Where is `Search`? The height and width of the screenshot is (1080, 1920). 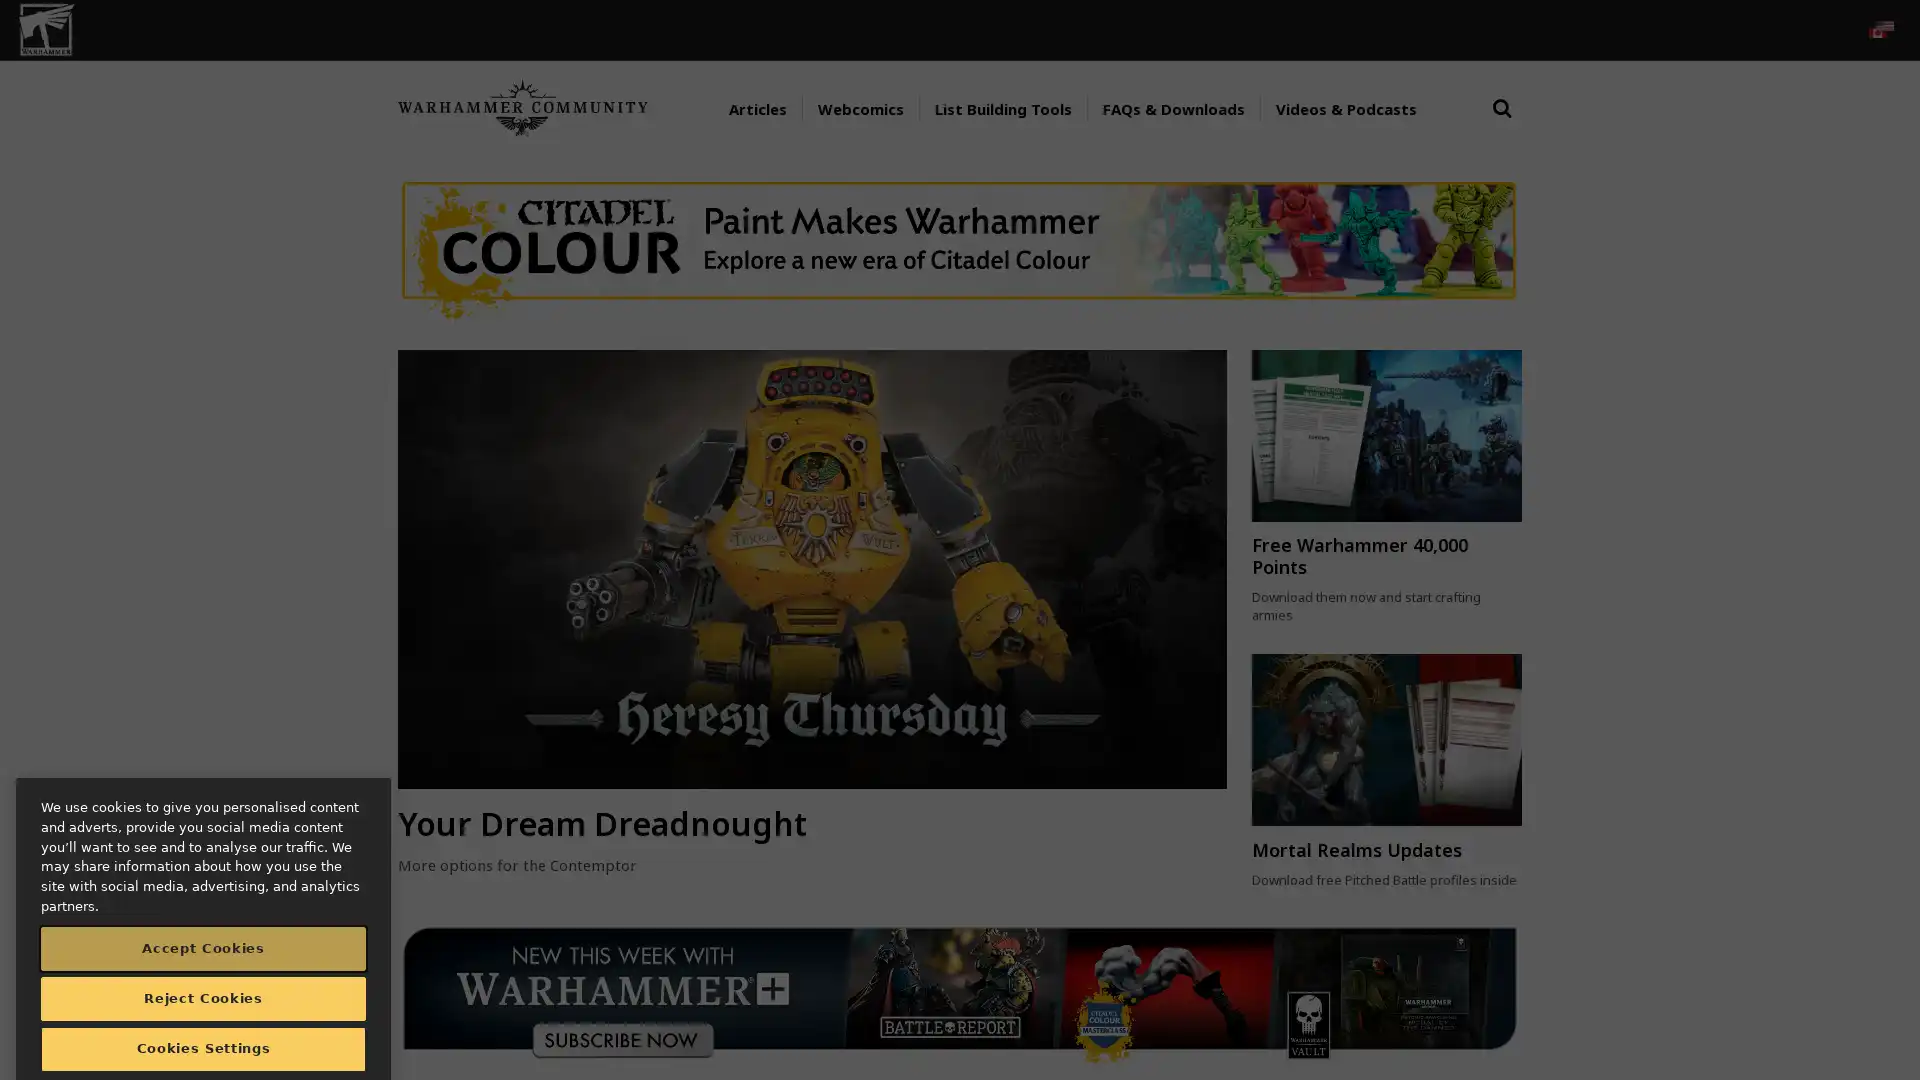
Search is located at coordinates (1502, 127).